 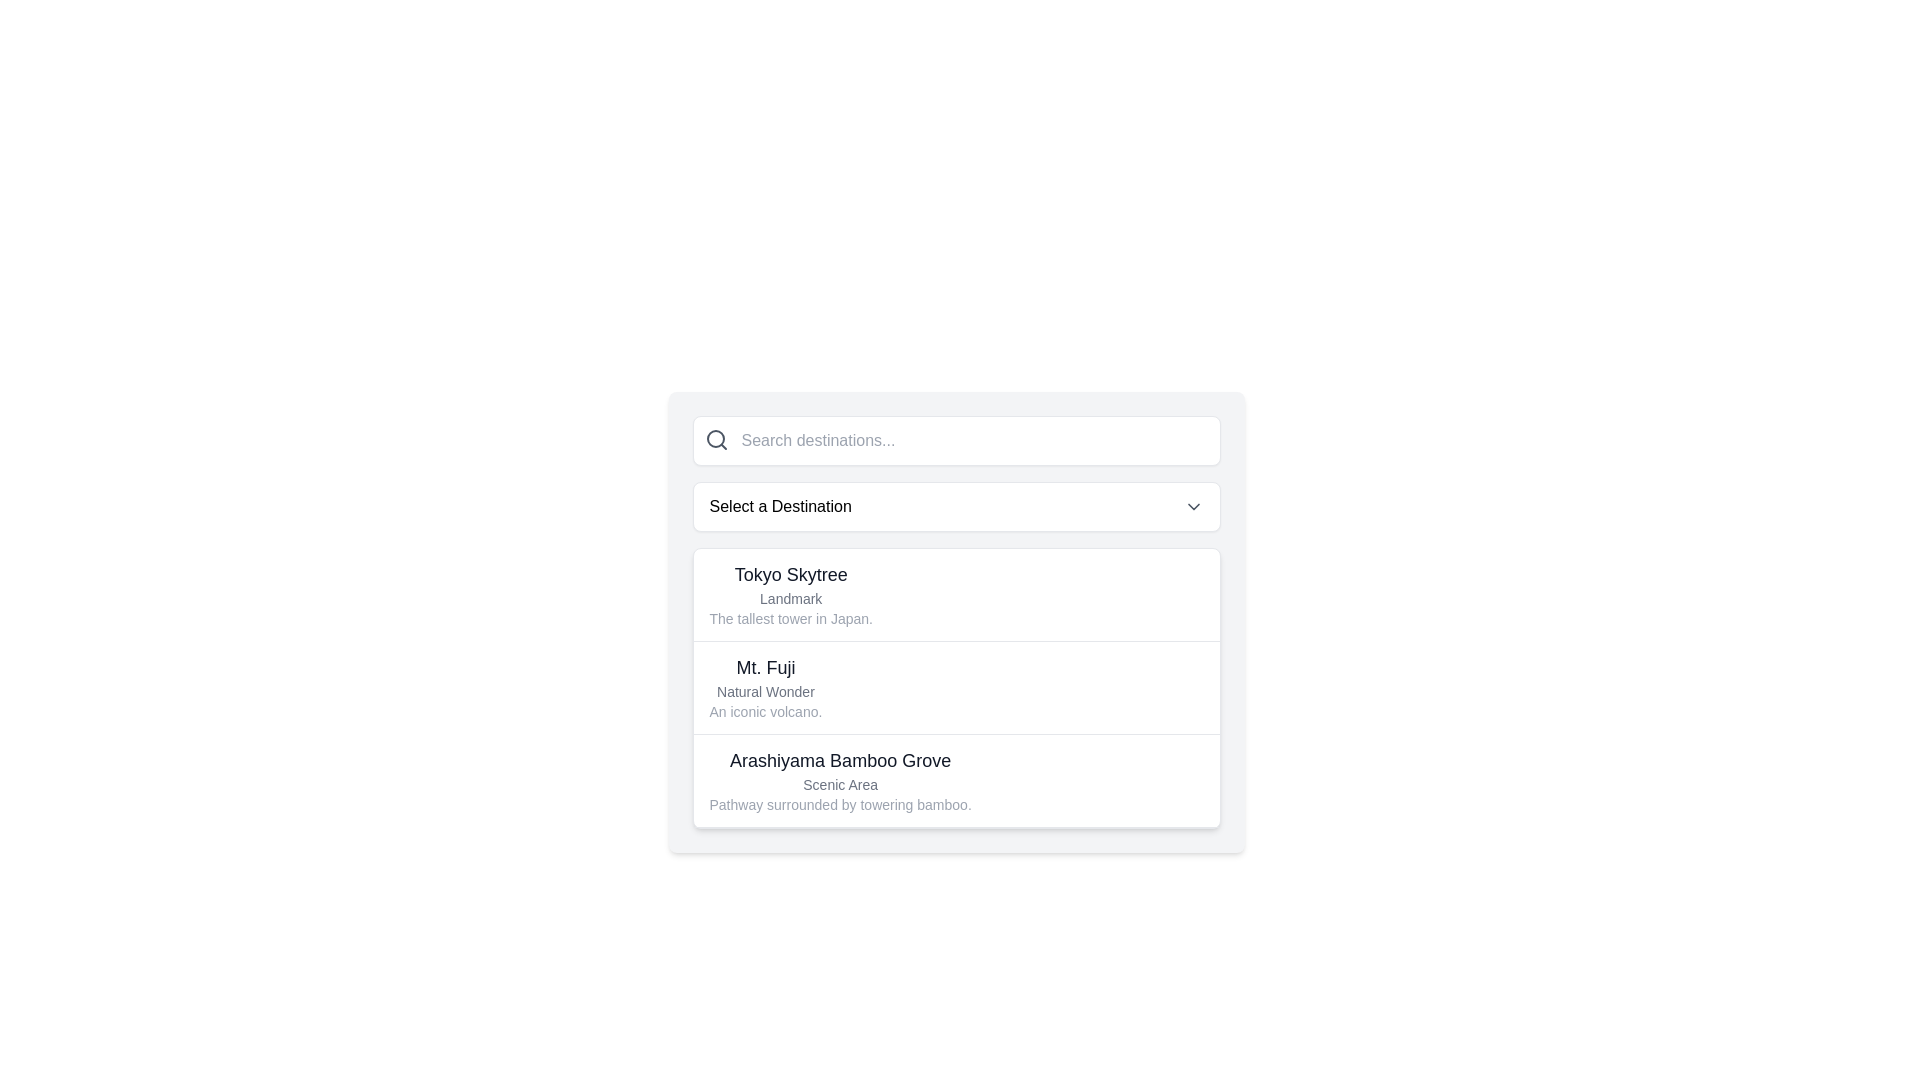 What do you see at coordinates (764, 690) in the screenshot?
I see `the Text Label that categorizes the 'Mt. Fuji' listing as a 'Natural Wonder', located centrally in the card beneath the title 'Mt. Fuji'` at bounding box center [764, 690].